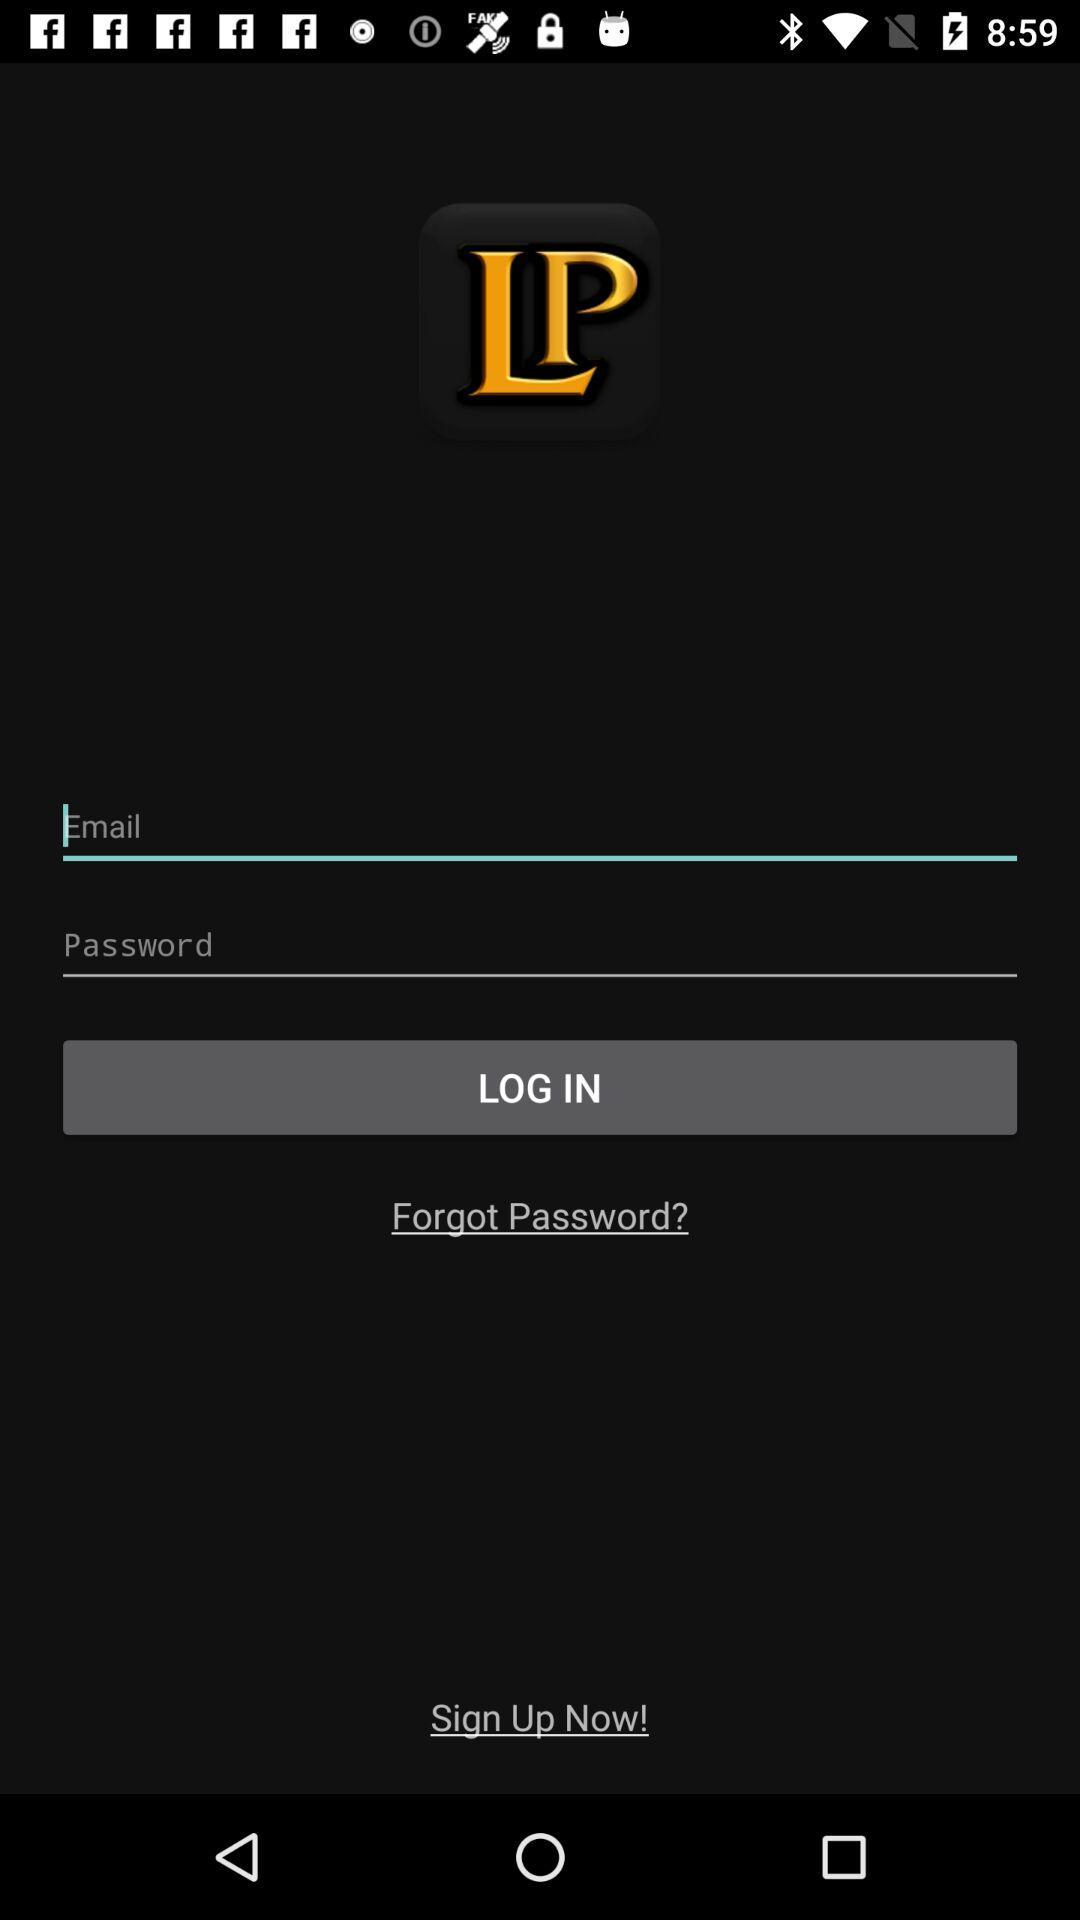  I want to click on the icon above the forgot password? item, so click(540, 1086).